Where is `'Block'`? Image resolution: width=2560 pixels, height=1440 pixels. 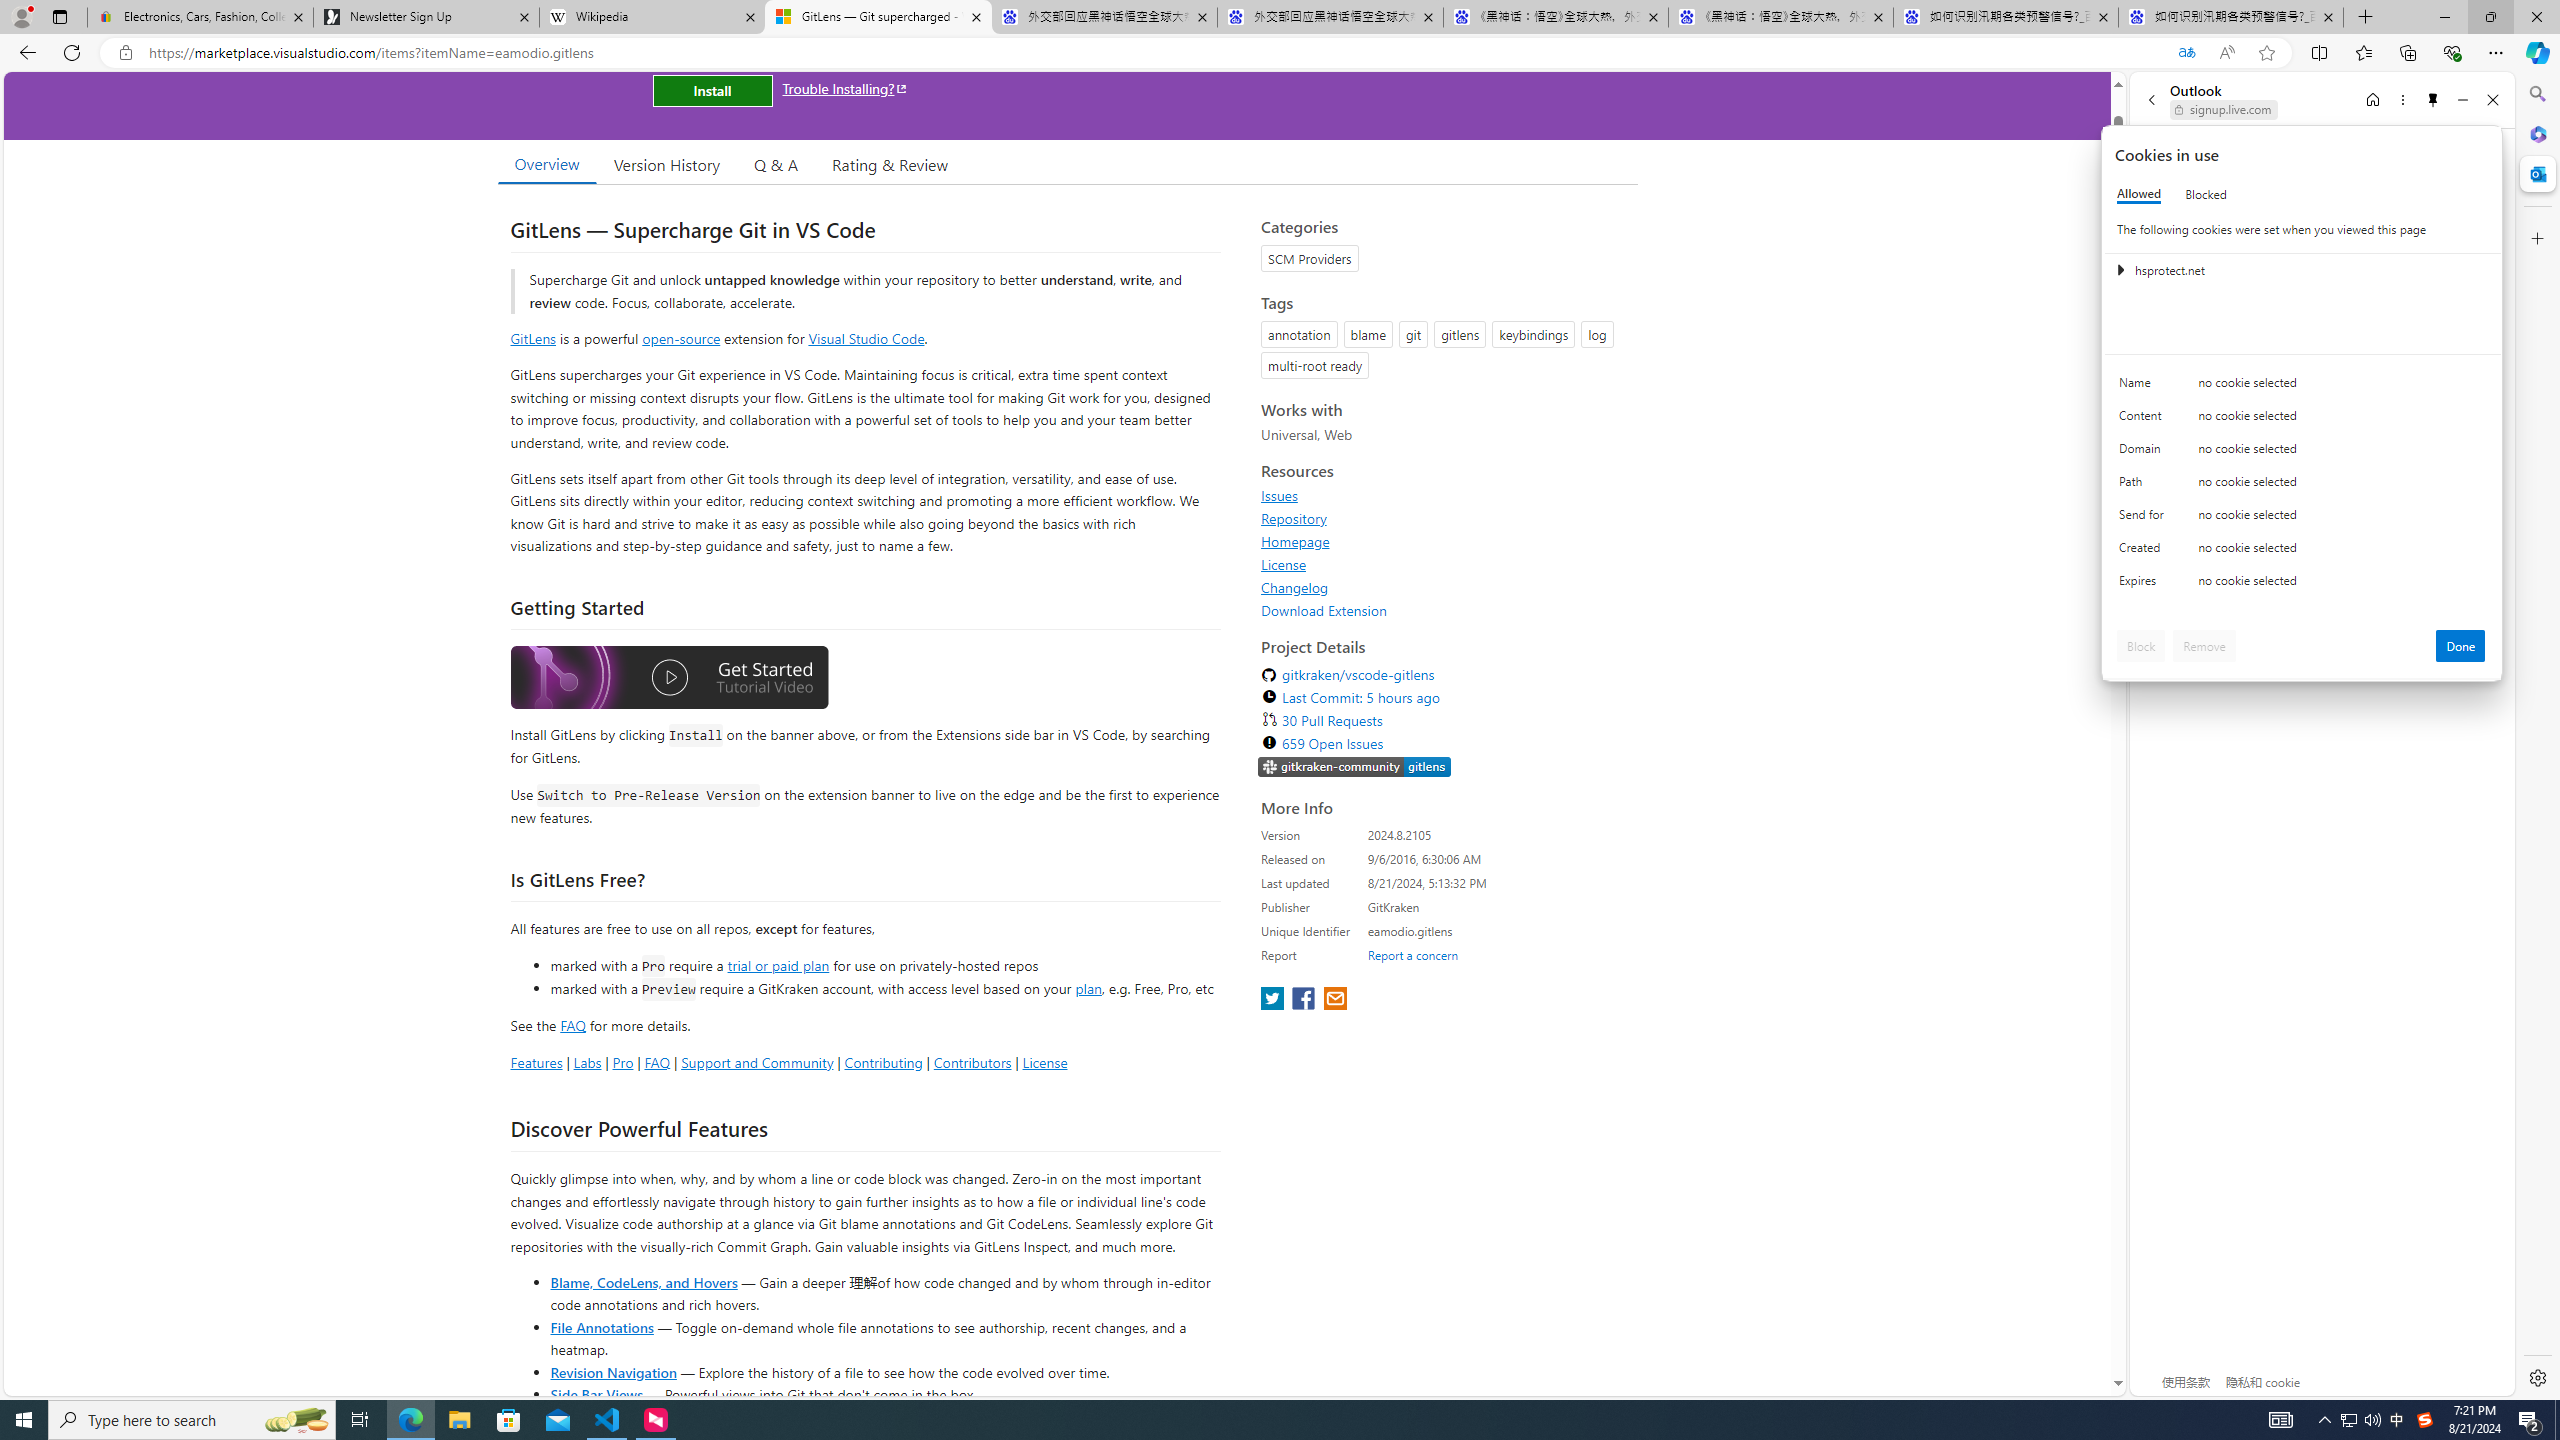
'Block' is located at coordinates (2140, 646).